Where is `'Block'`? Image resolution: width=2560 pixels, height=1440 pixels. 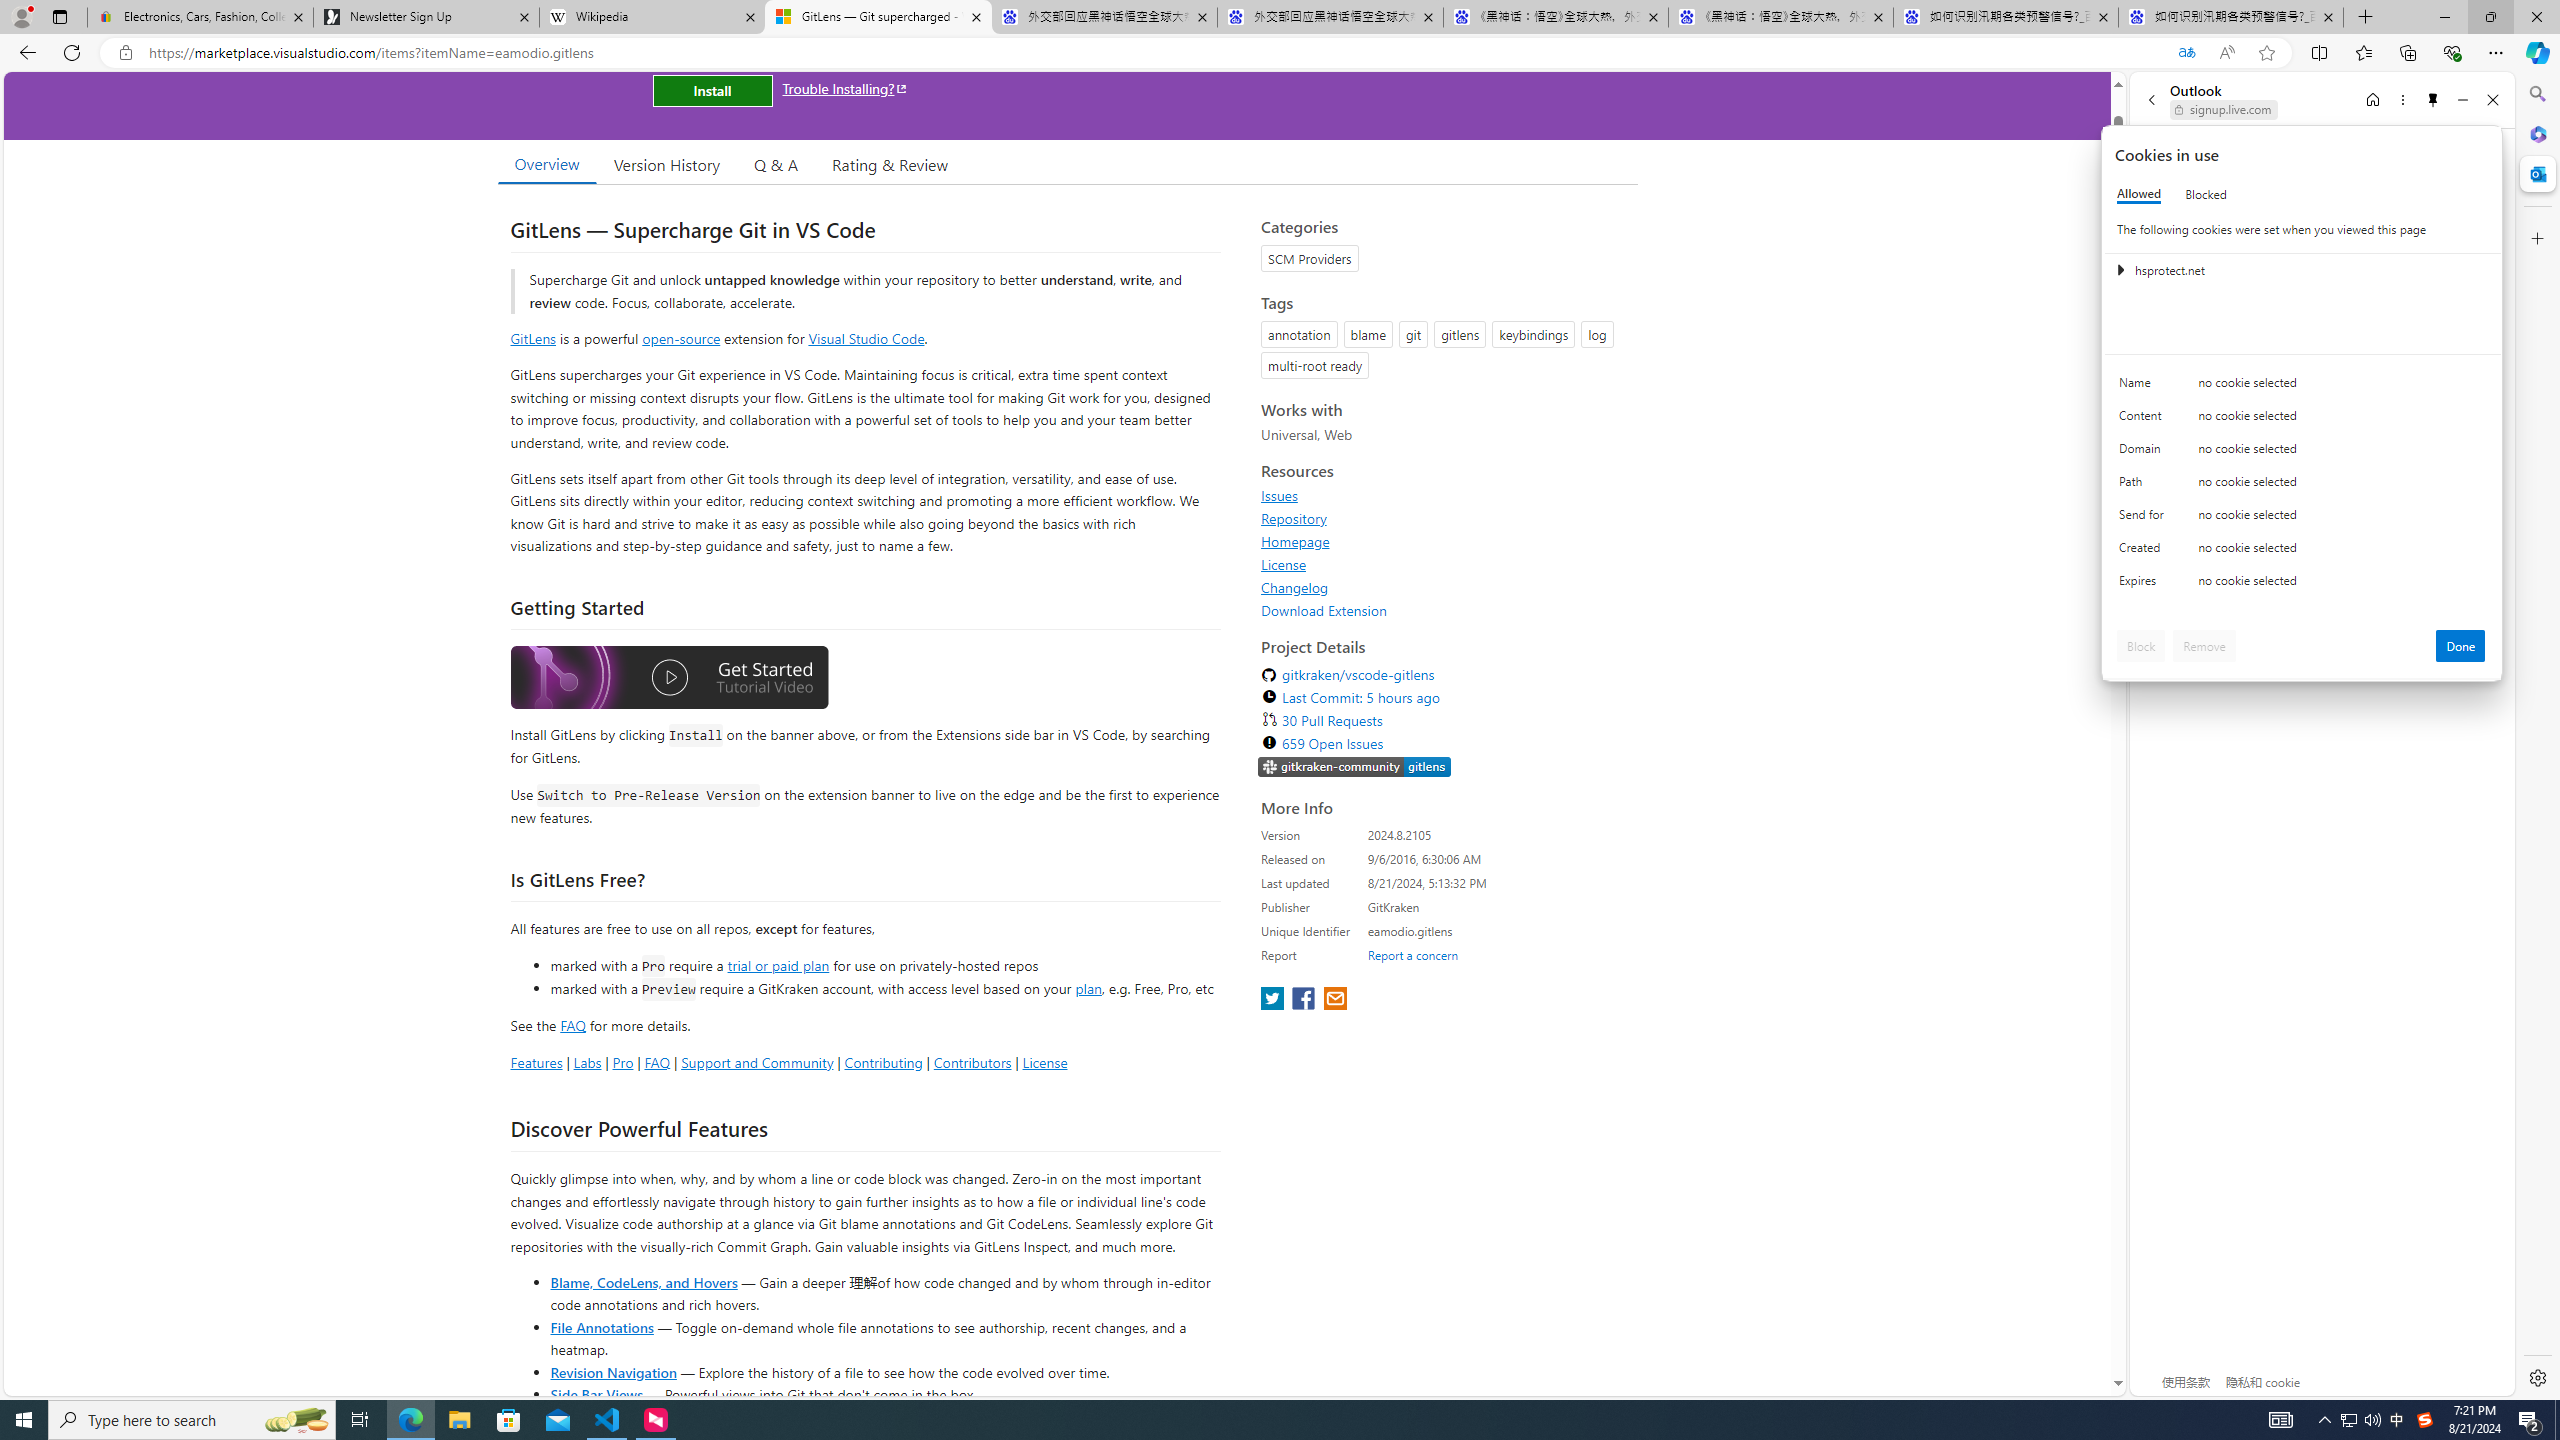
'Block' is located at coordinates (2140, 646).